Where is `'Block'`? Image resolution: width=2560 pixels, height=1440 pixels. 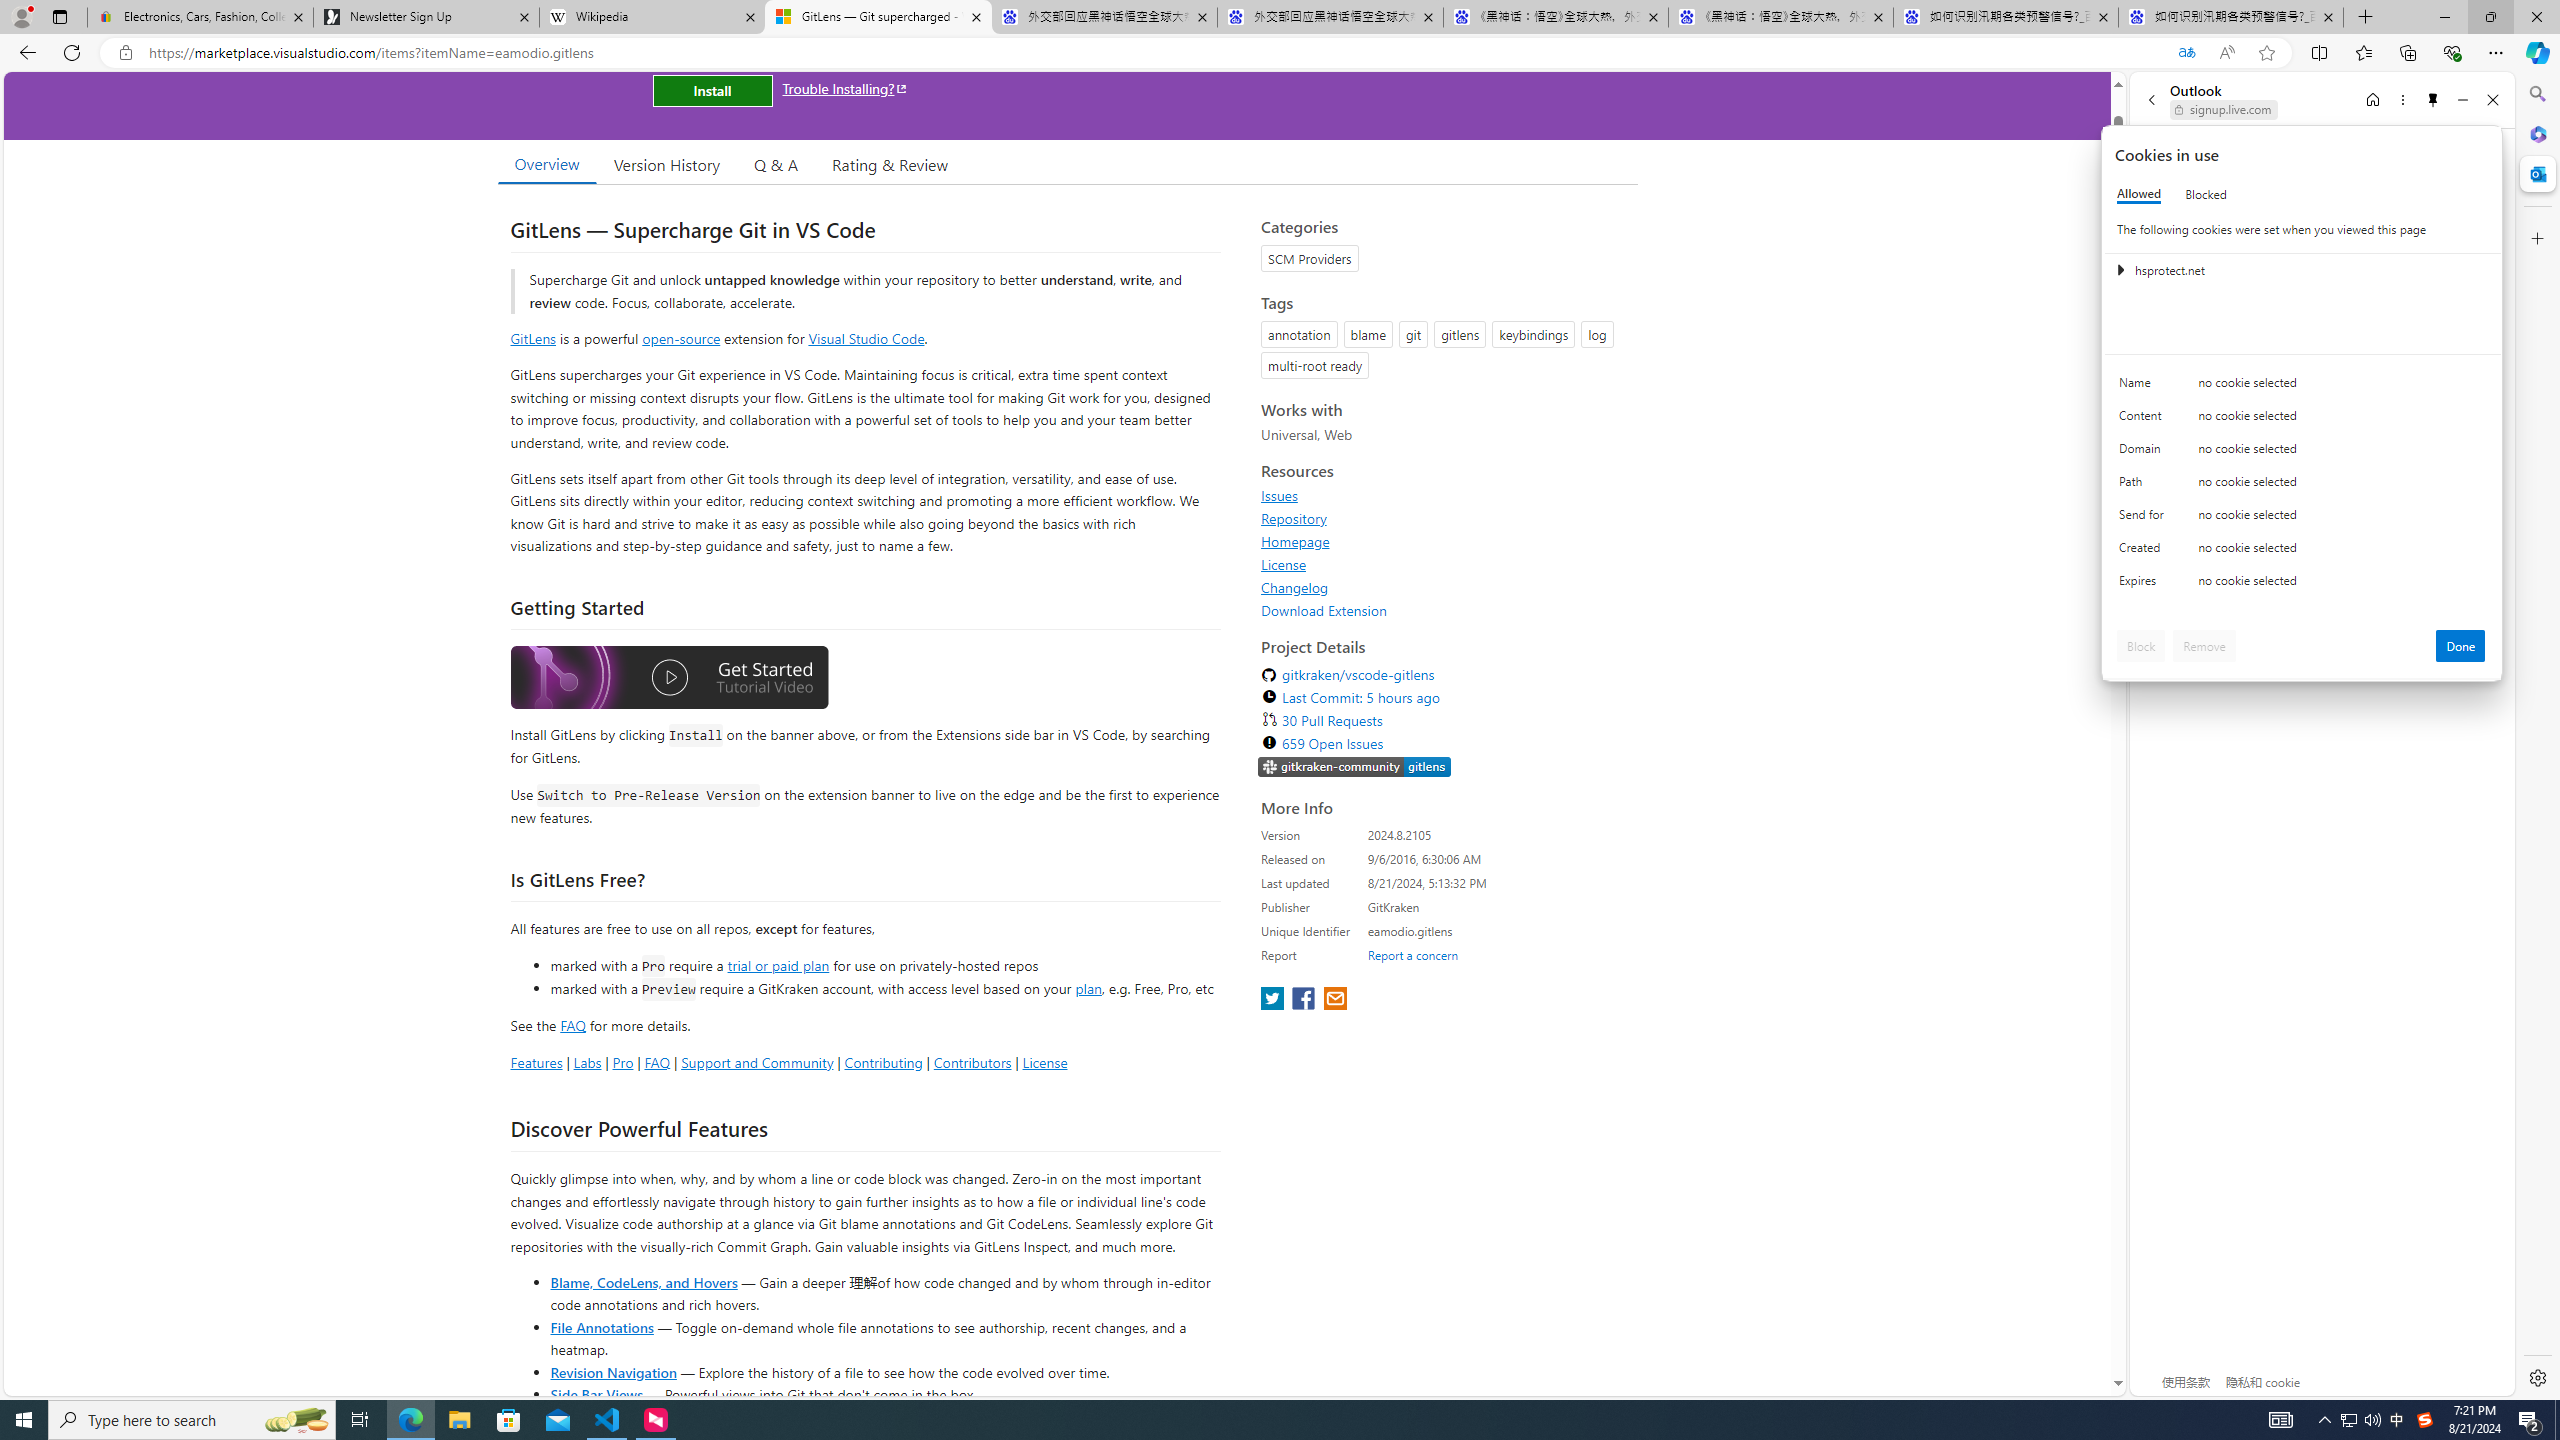
'Block' is located at coordinates (2140, 646).